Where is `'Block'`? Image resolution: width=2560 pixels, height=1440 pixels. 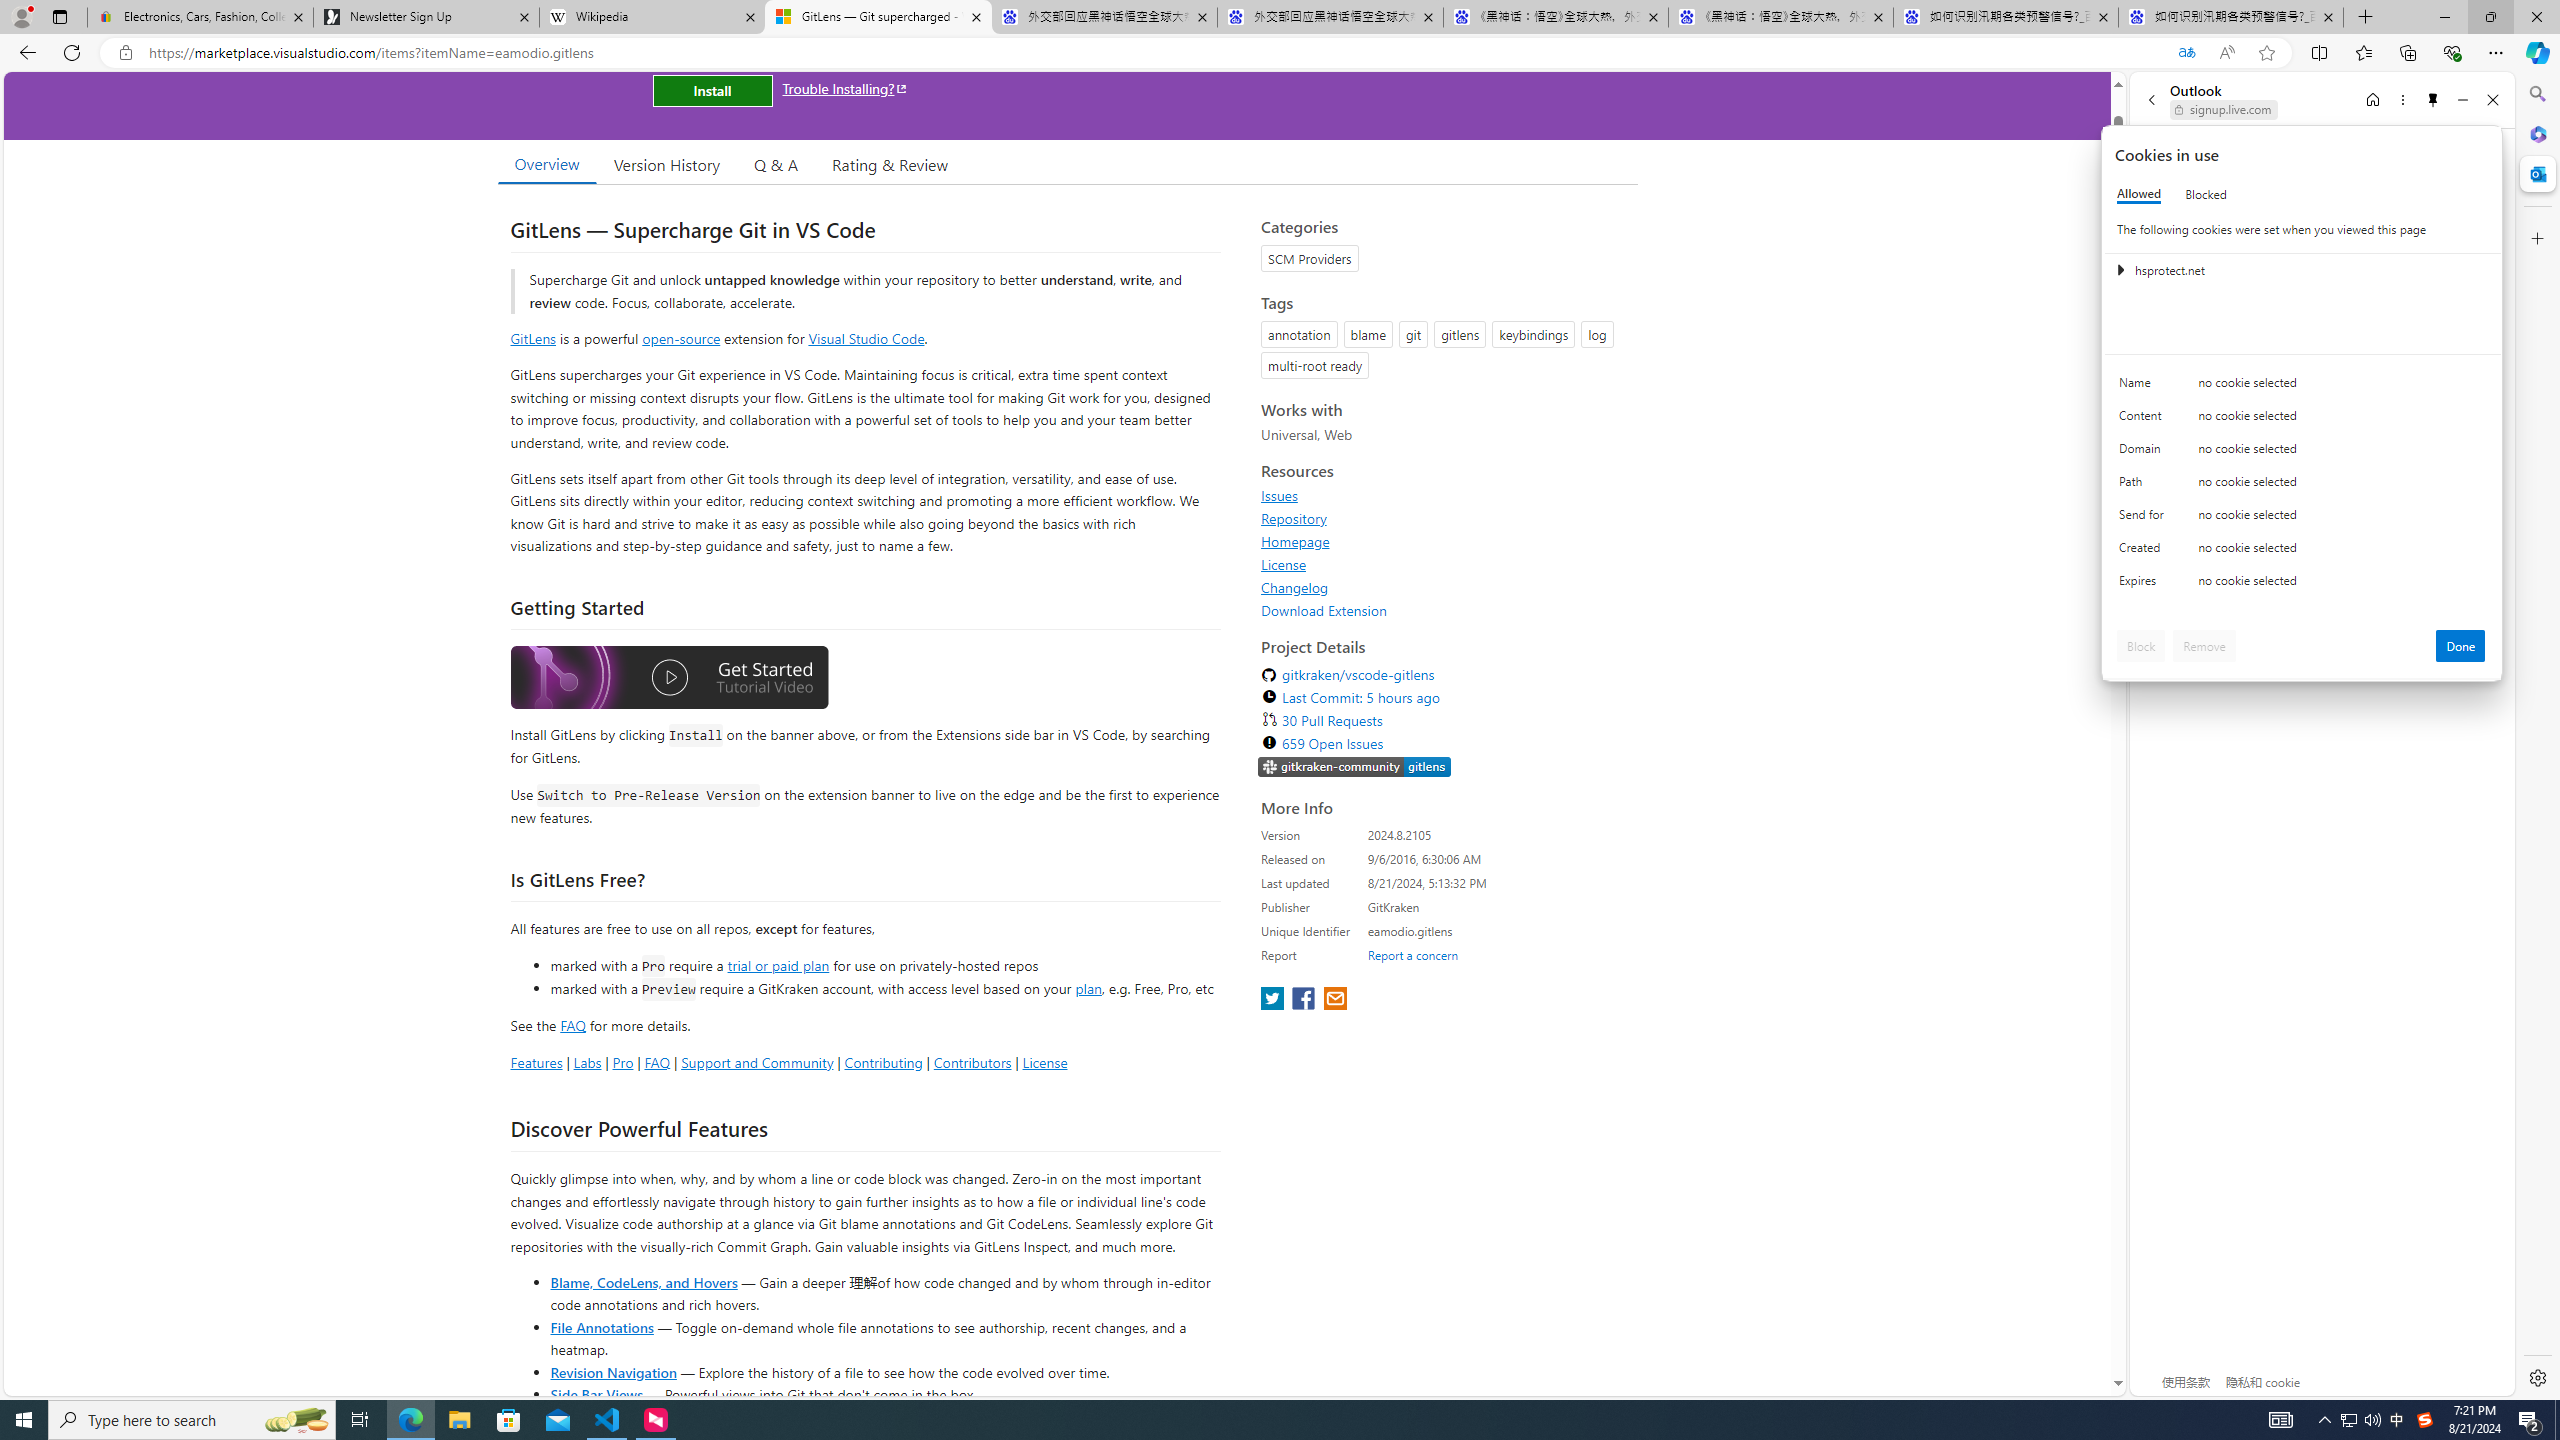
'Block' is located at coordinates (2140, 646).